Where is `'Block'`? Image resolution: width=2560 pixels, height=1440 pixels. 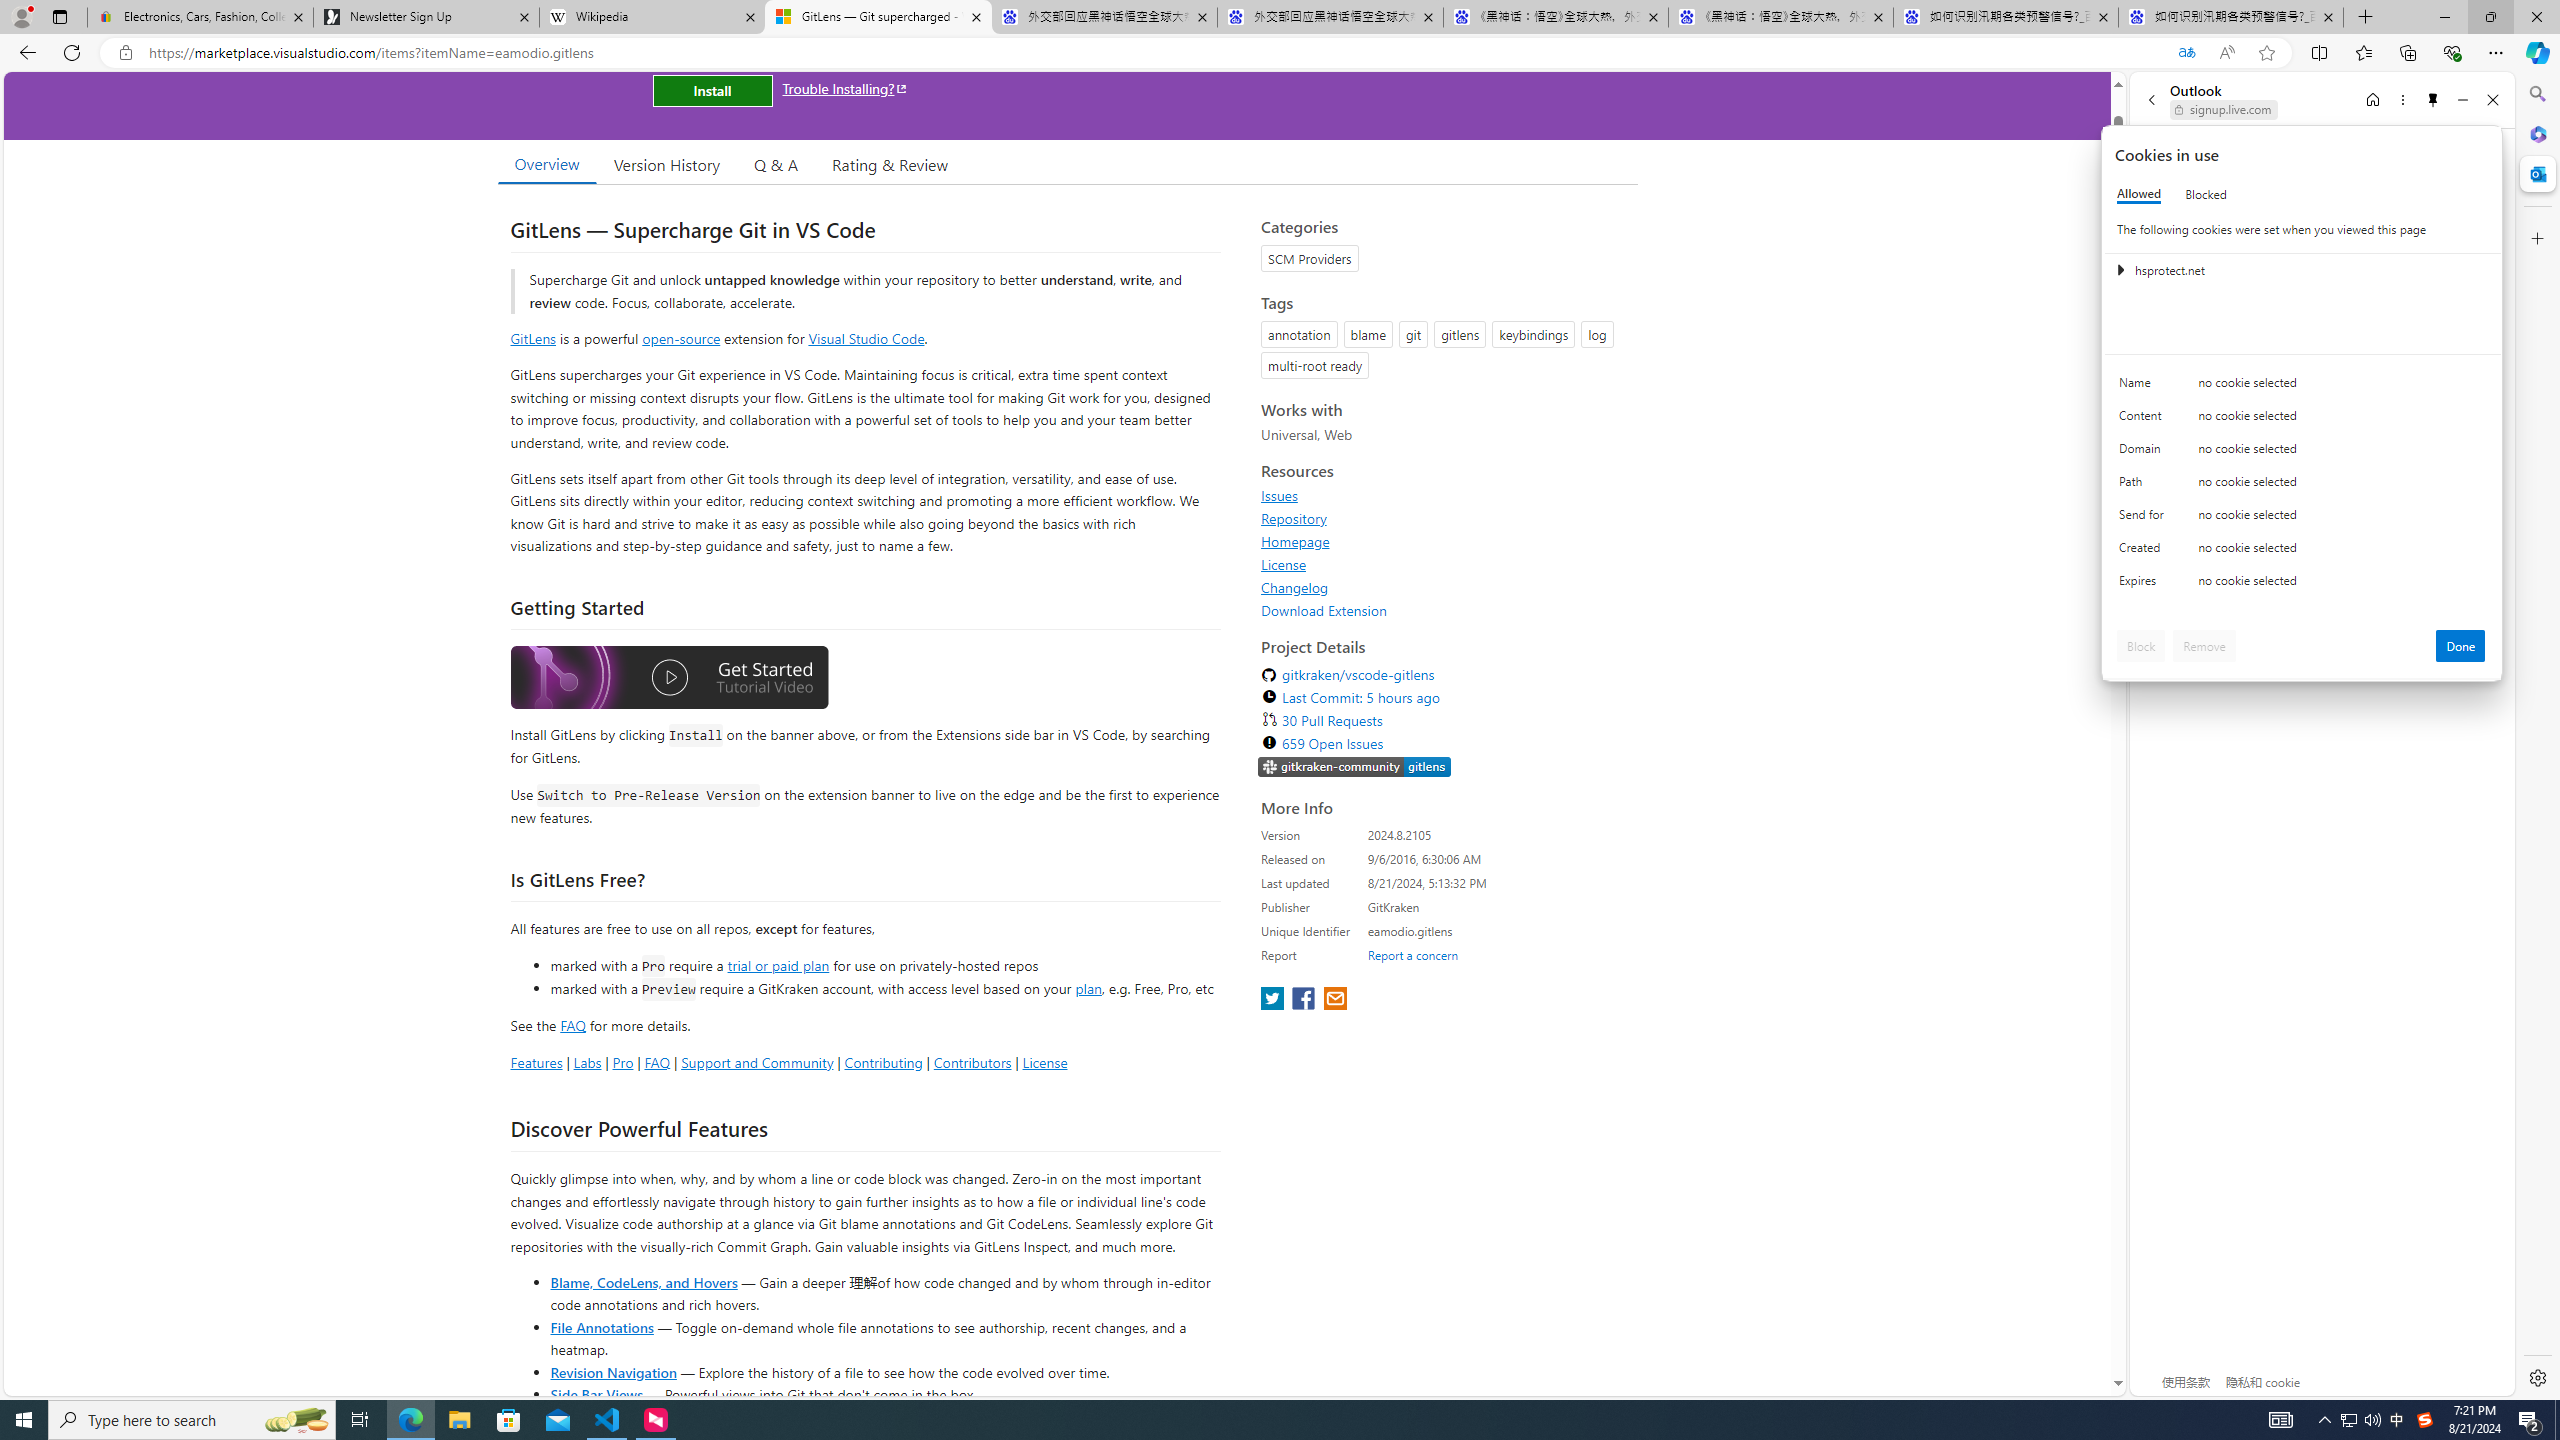
'Block' is located at coordinates (2140, 646).